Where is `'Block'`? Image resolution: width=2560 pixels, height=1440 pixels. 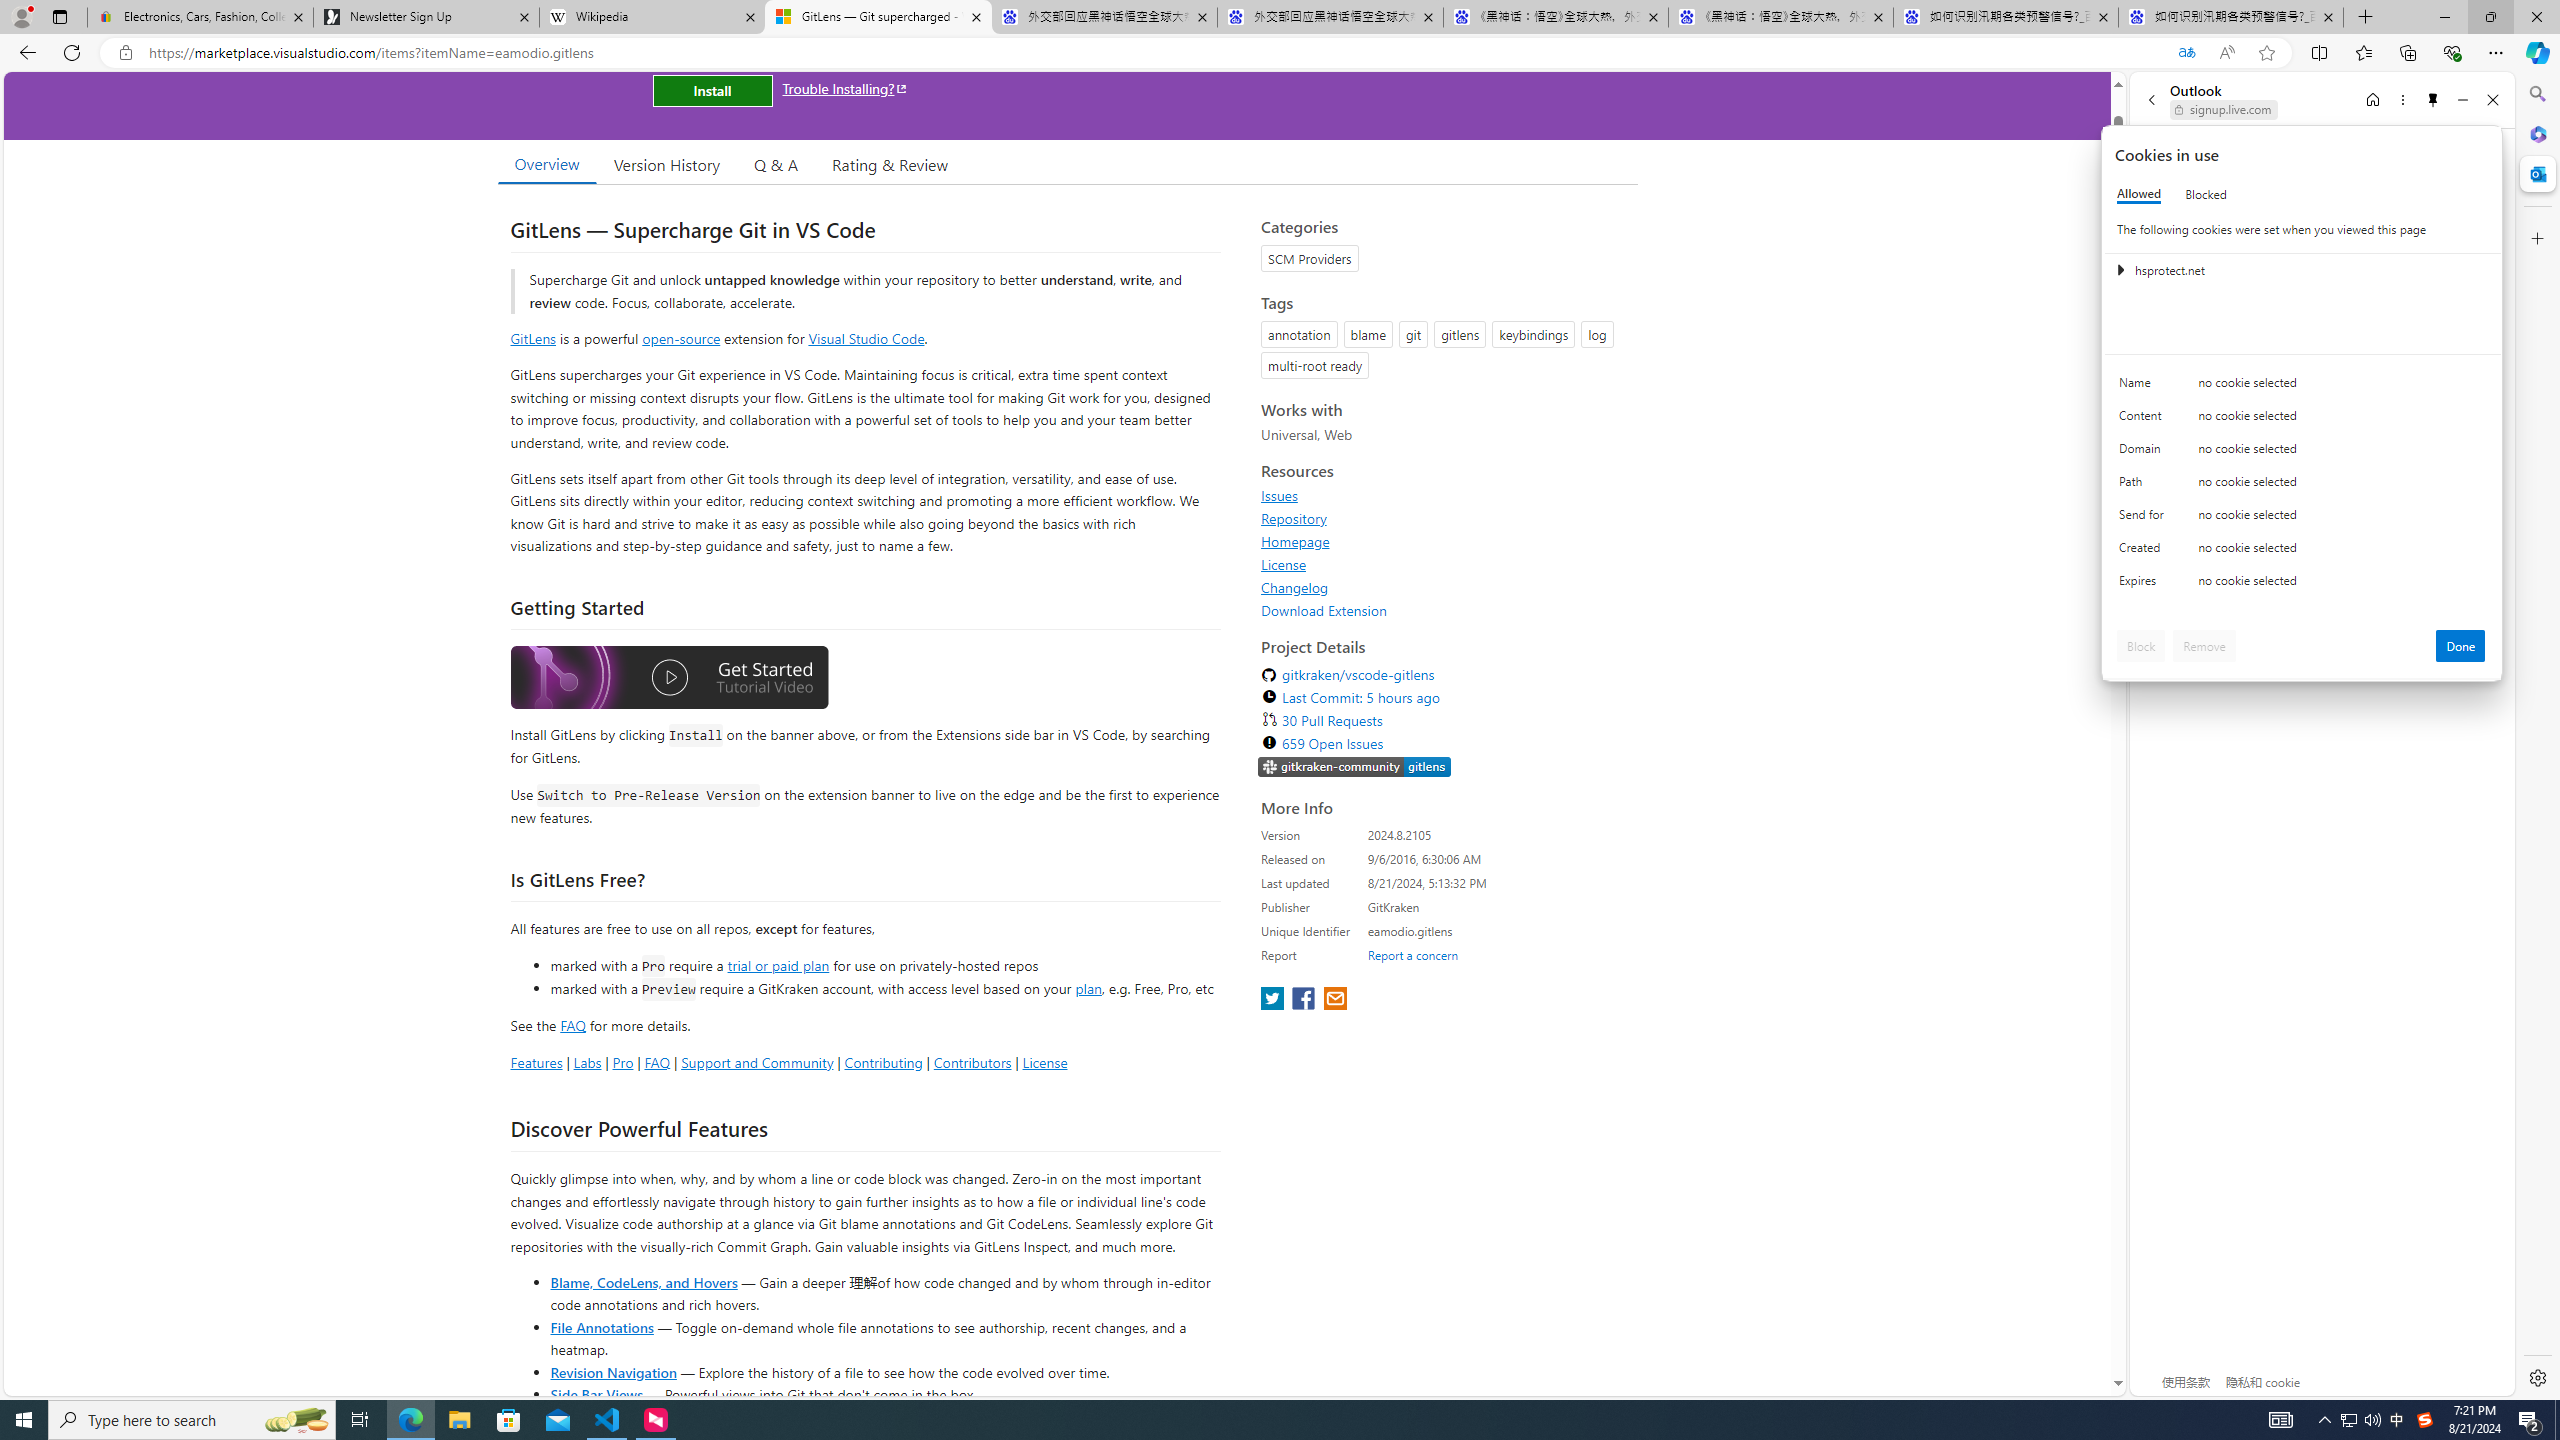
'Block' is located at coordinates (2140, 646).